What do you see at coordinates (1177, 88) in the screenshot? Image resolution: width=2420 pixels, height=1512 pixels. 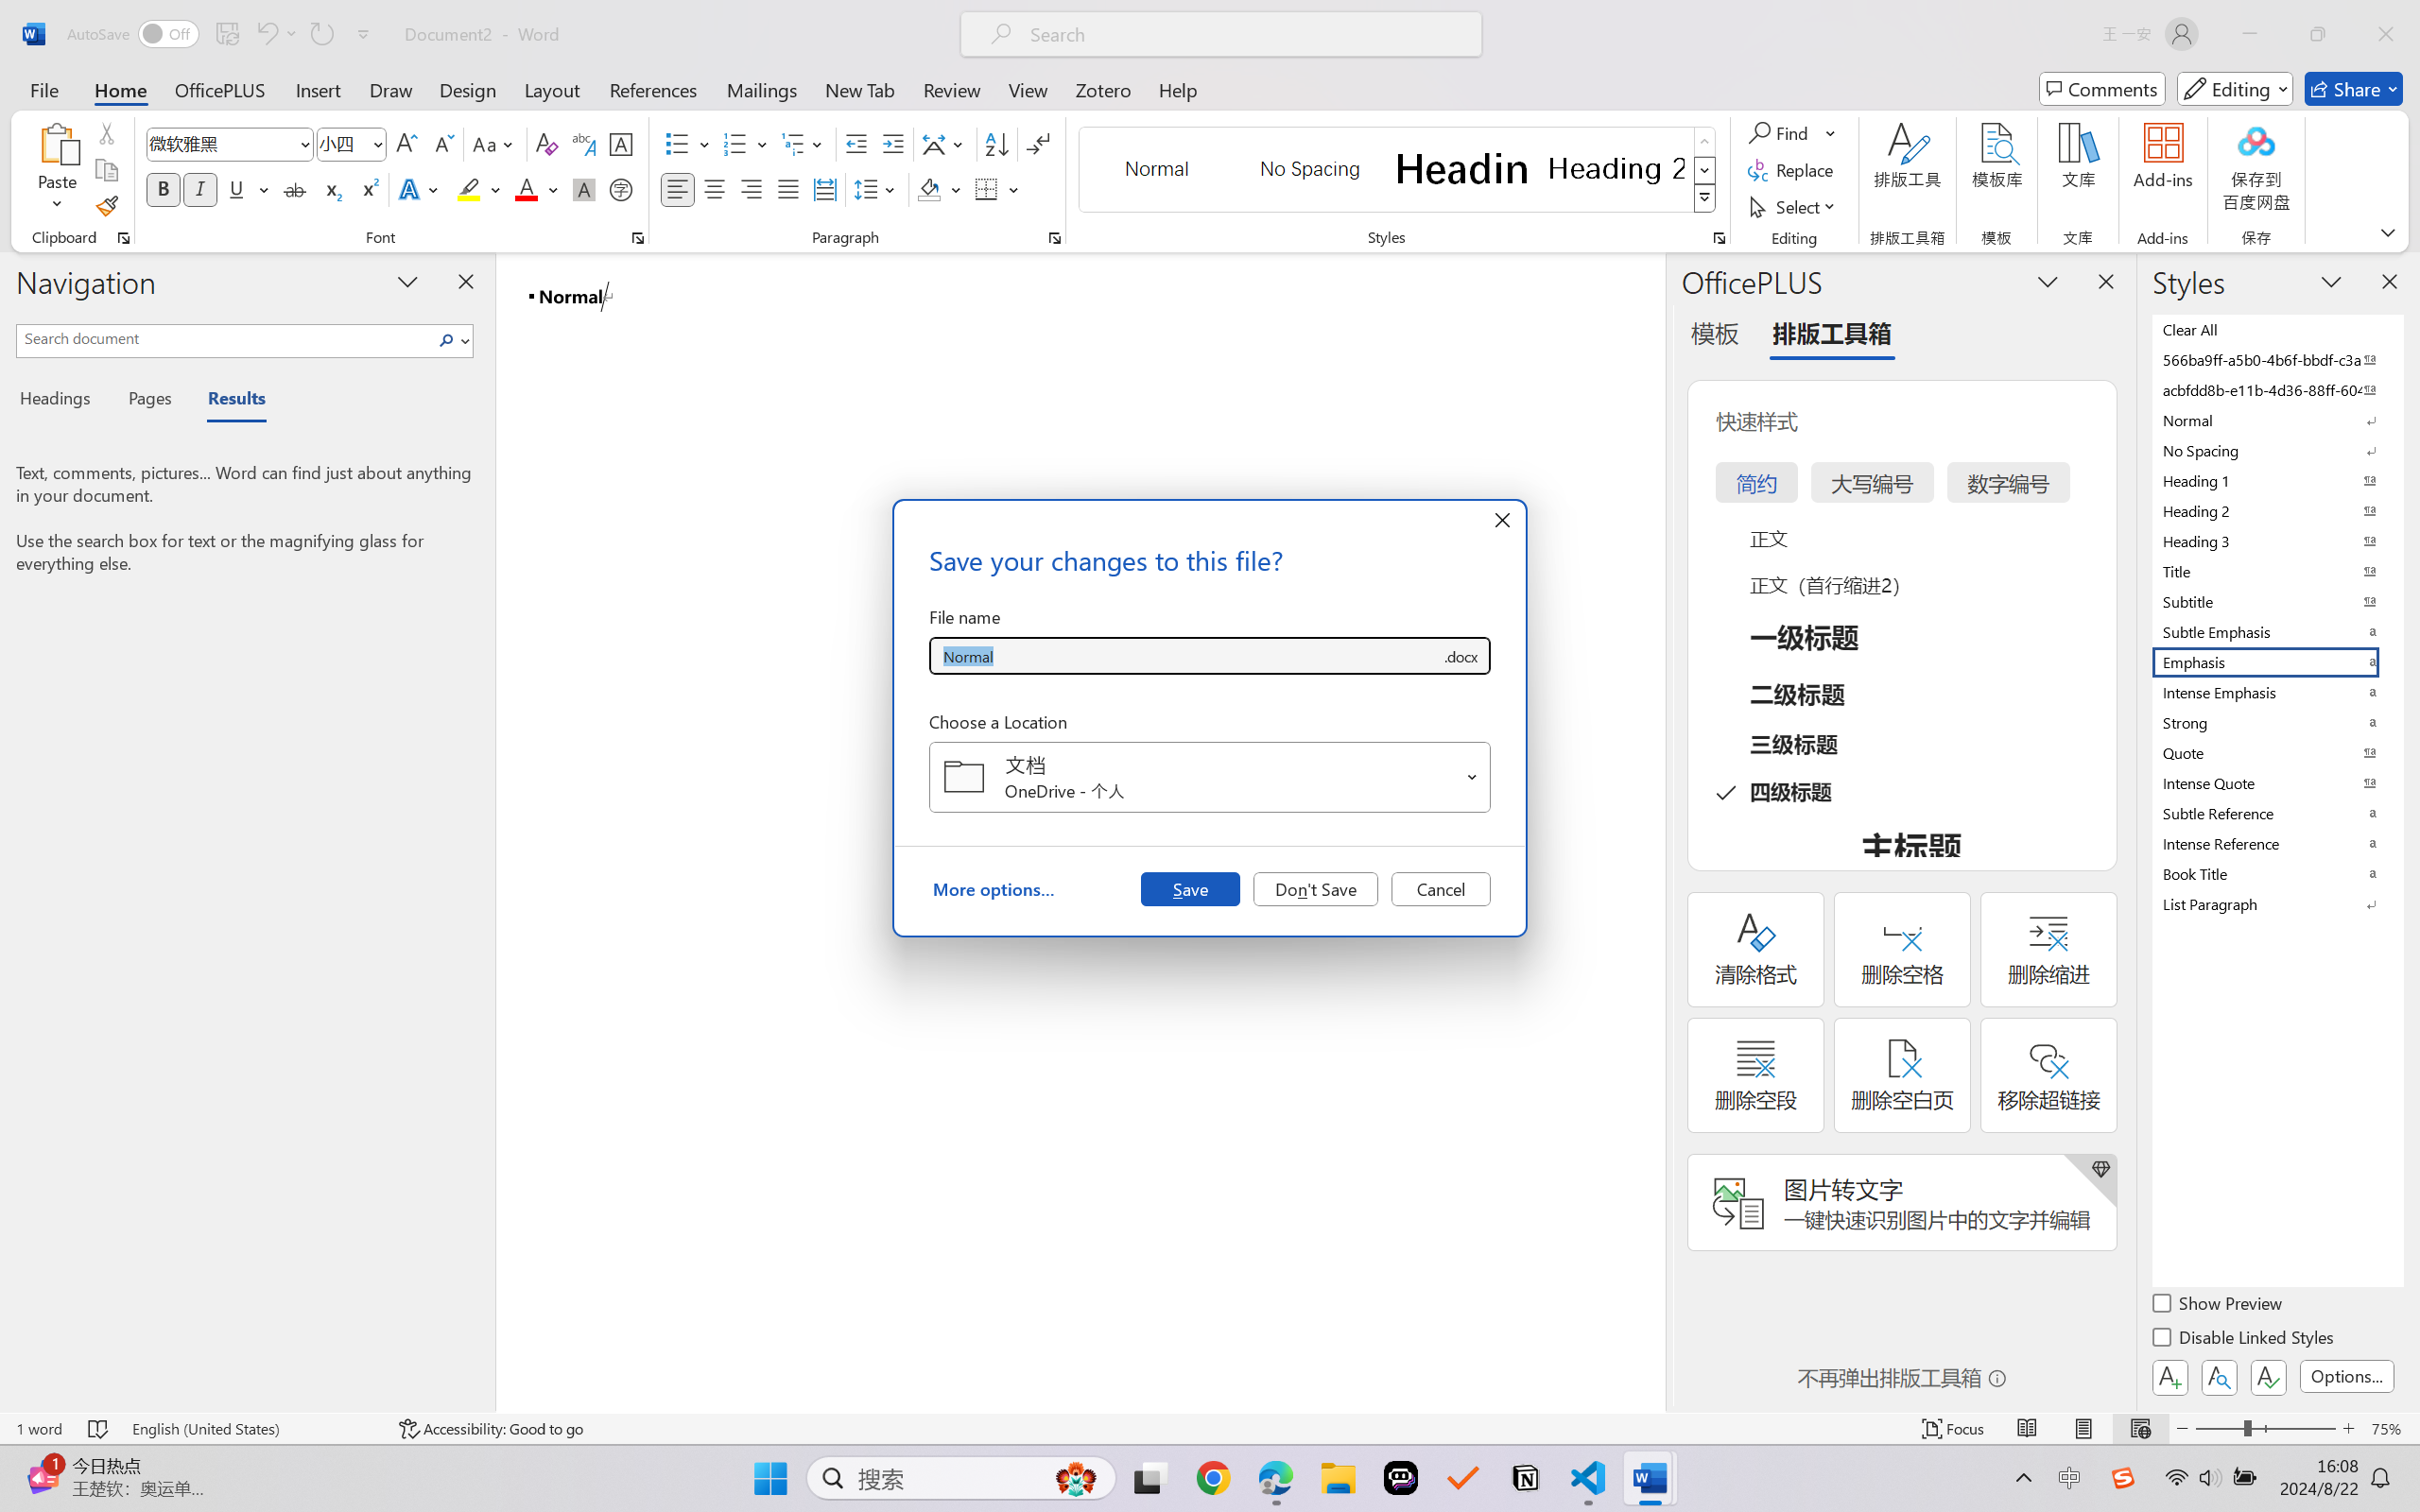 I see `'Help'` at bounding box center [1177, 88].